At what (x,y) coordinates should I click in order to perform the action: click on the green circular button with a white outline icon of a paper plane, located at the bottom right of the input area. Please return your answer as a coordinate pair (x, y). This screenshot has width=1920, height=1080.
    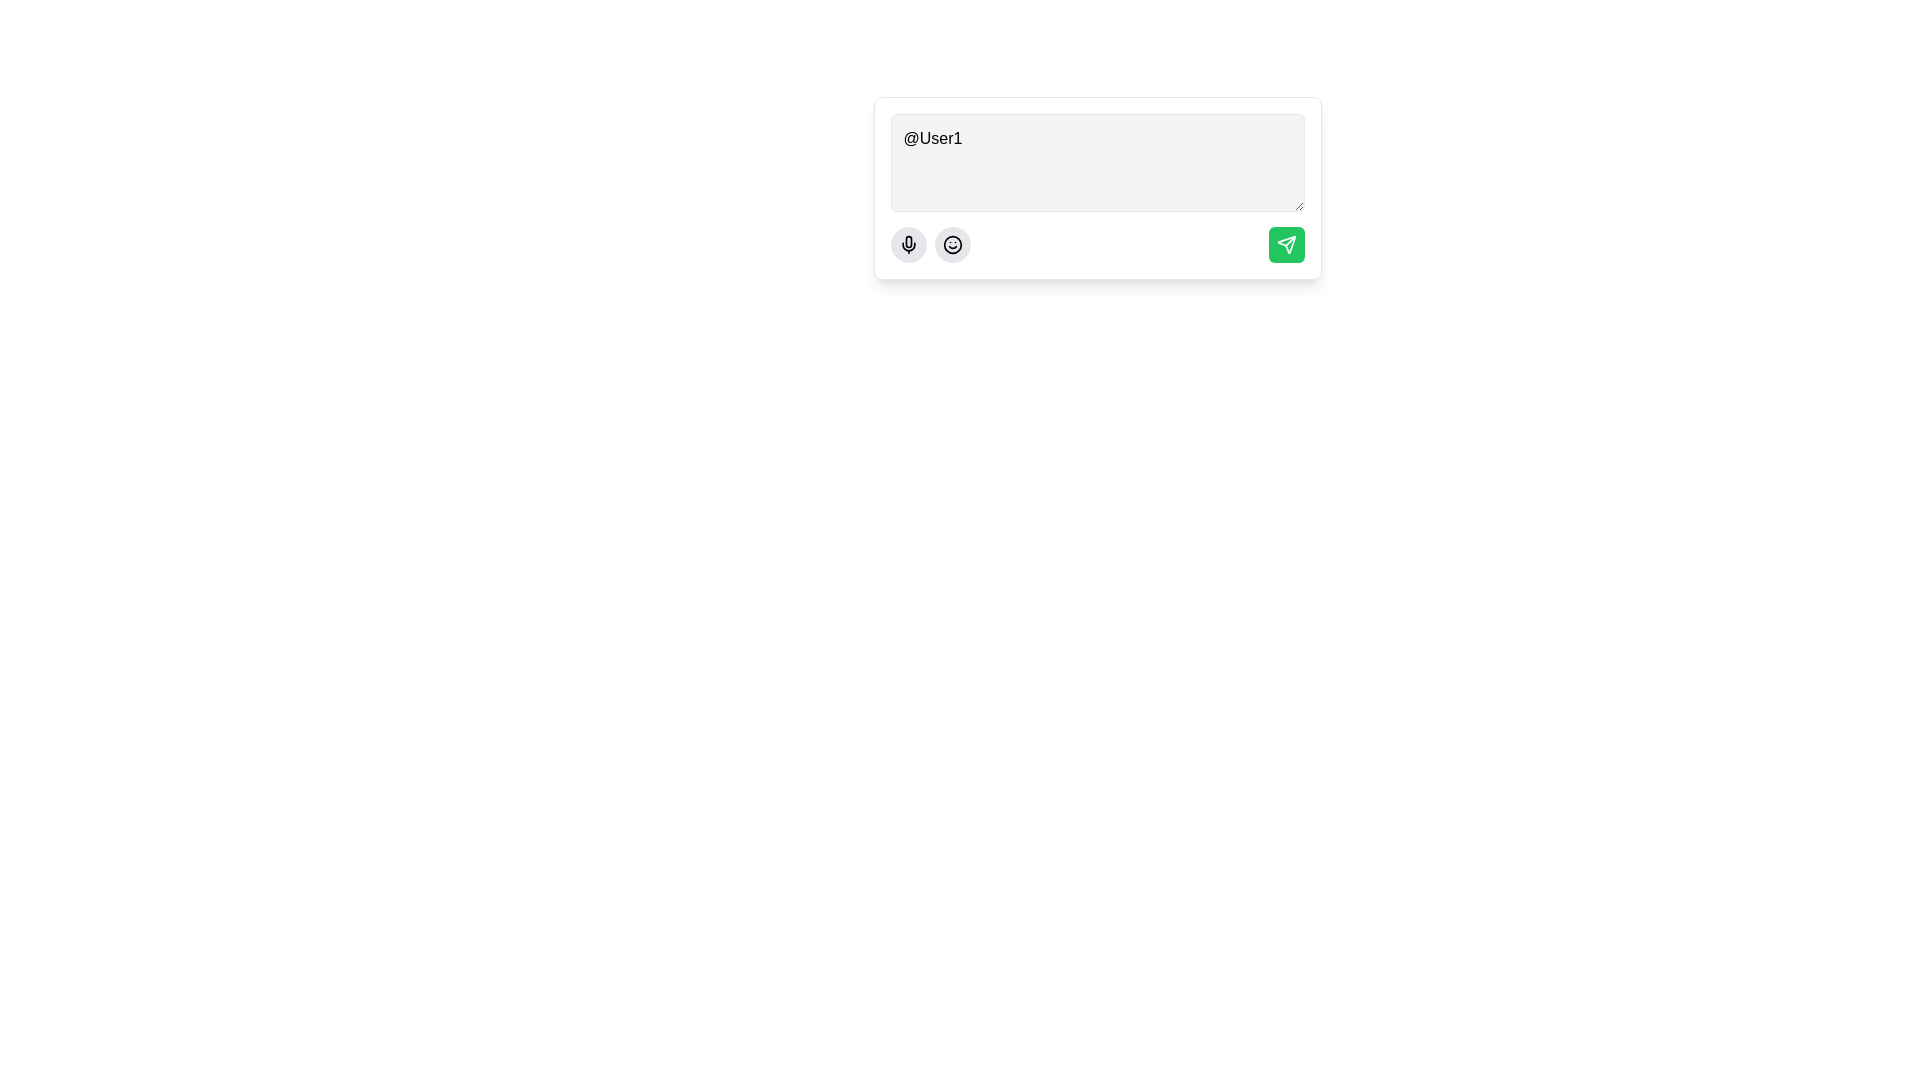
    Looking at the image, I should click on (1286, 244).